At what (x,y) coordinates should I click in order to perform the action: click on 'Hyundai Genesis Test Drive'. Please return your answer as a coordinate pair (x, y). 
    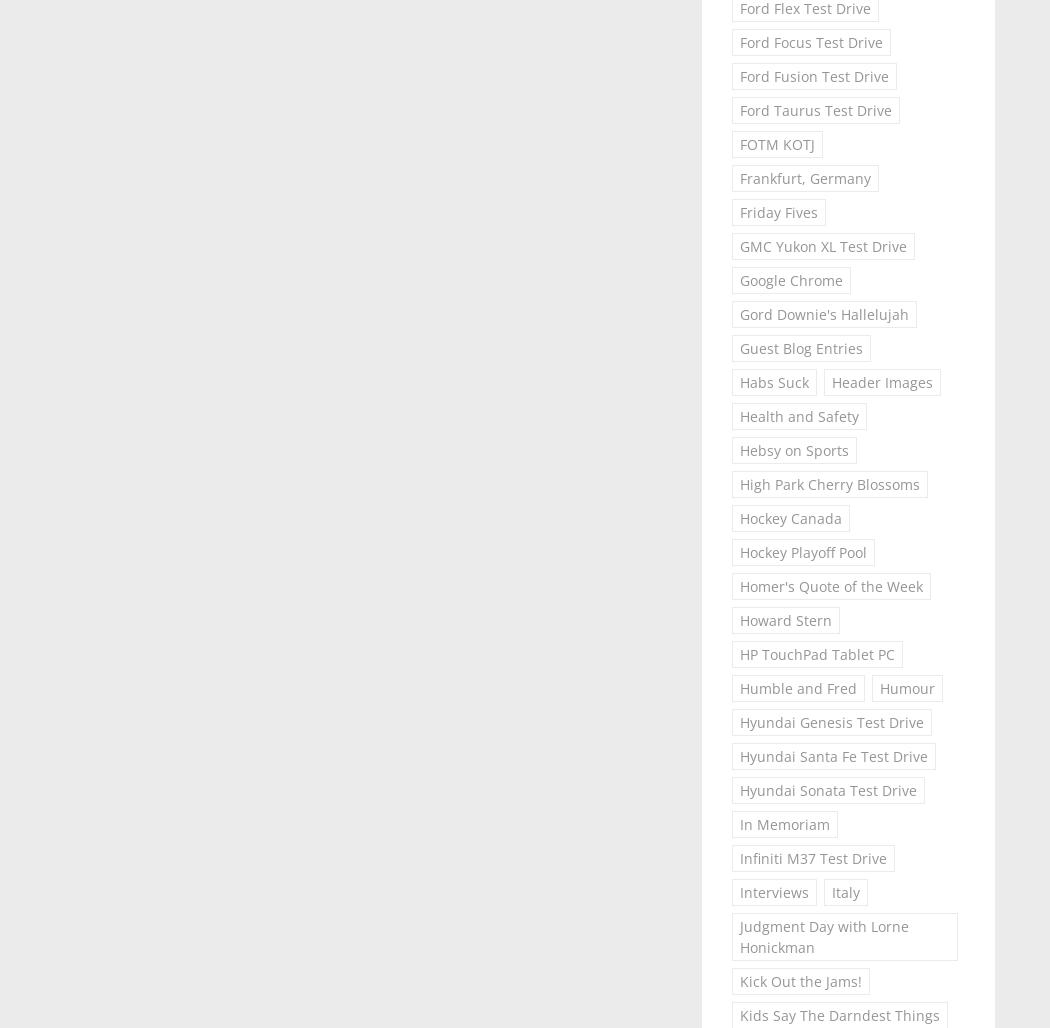
    Looking at the image, I should click on (737, 721).